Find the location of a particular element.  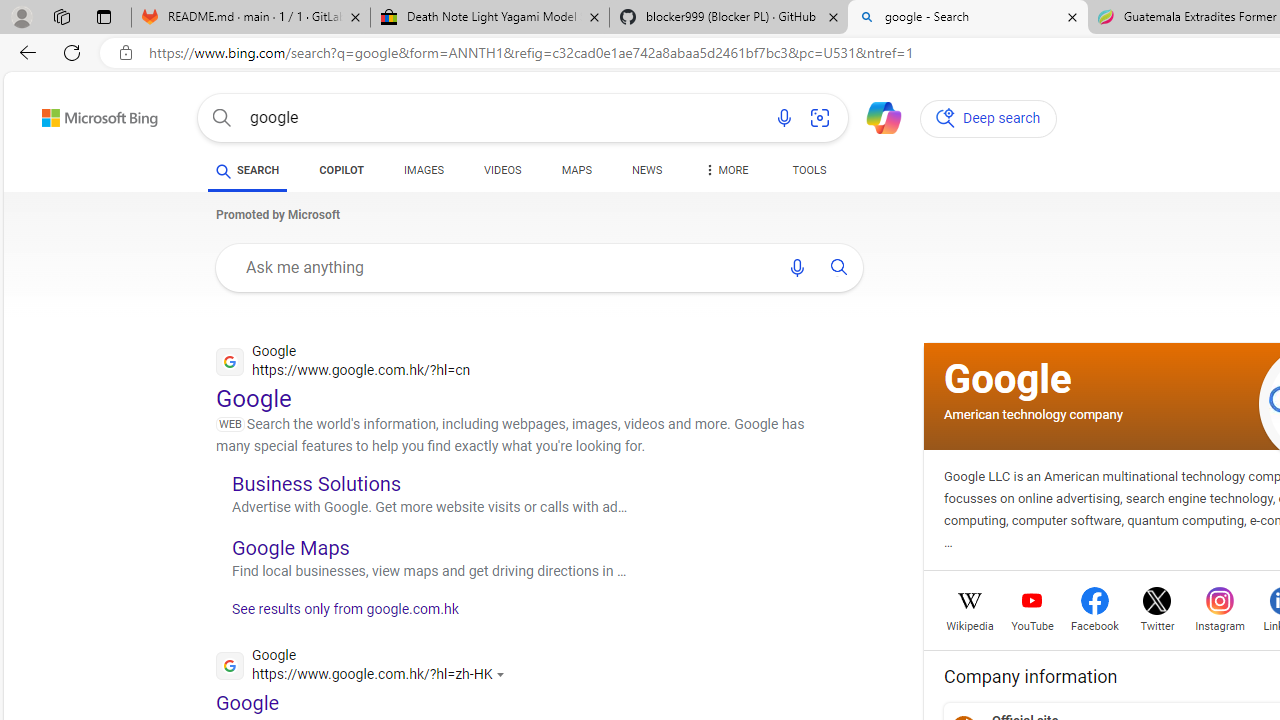

'Twitter' is located at coordinates (1157, 623).